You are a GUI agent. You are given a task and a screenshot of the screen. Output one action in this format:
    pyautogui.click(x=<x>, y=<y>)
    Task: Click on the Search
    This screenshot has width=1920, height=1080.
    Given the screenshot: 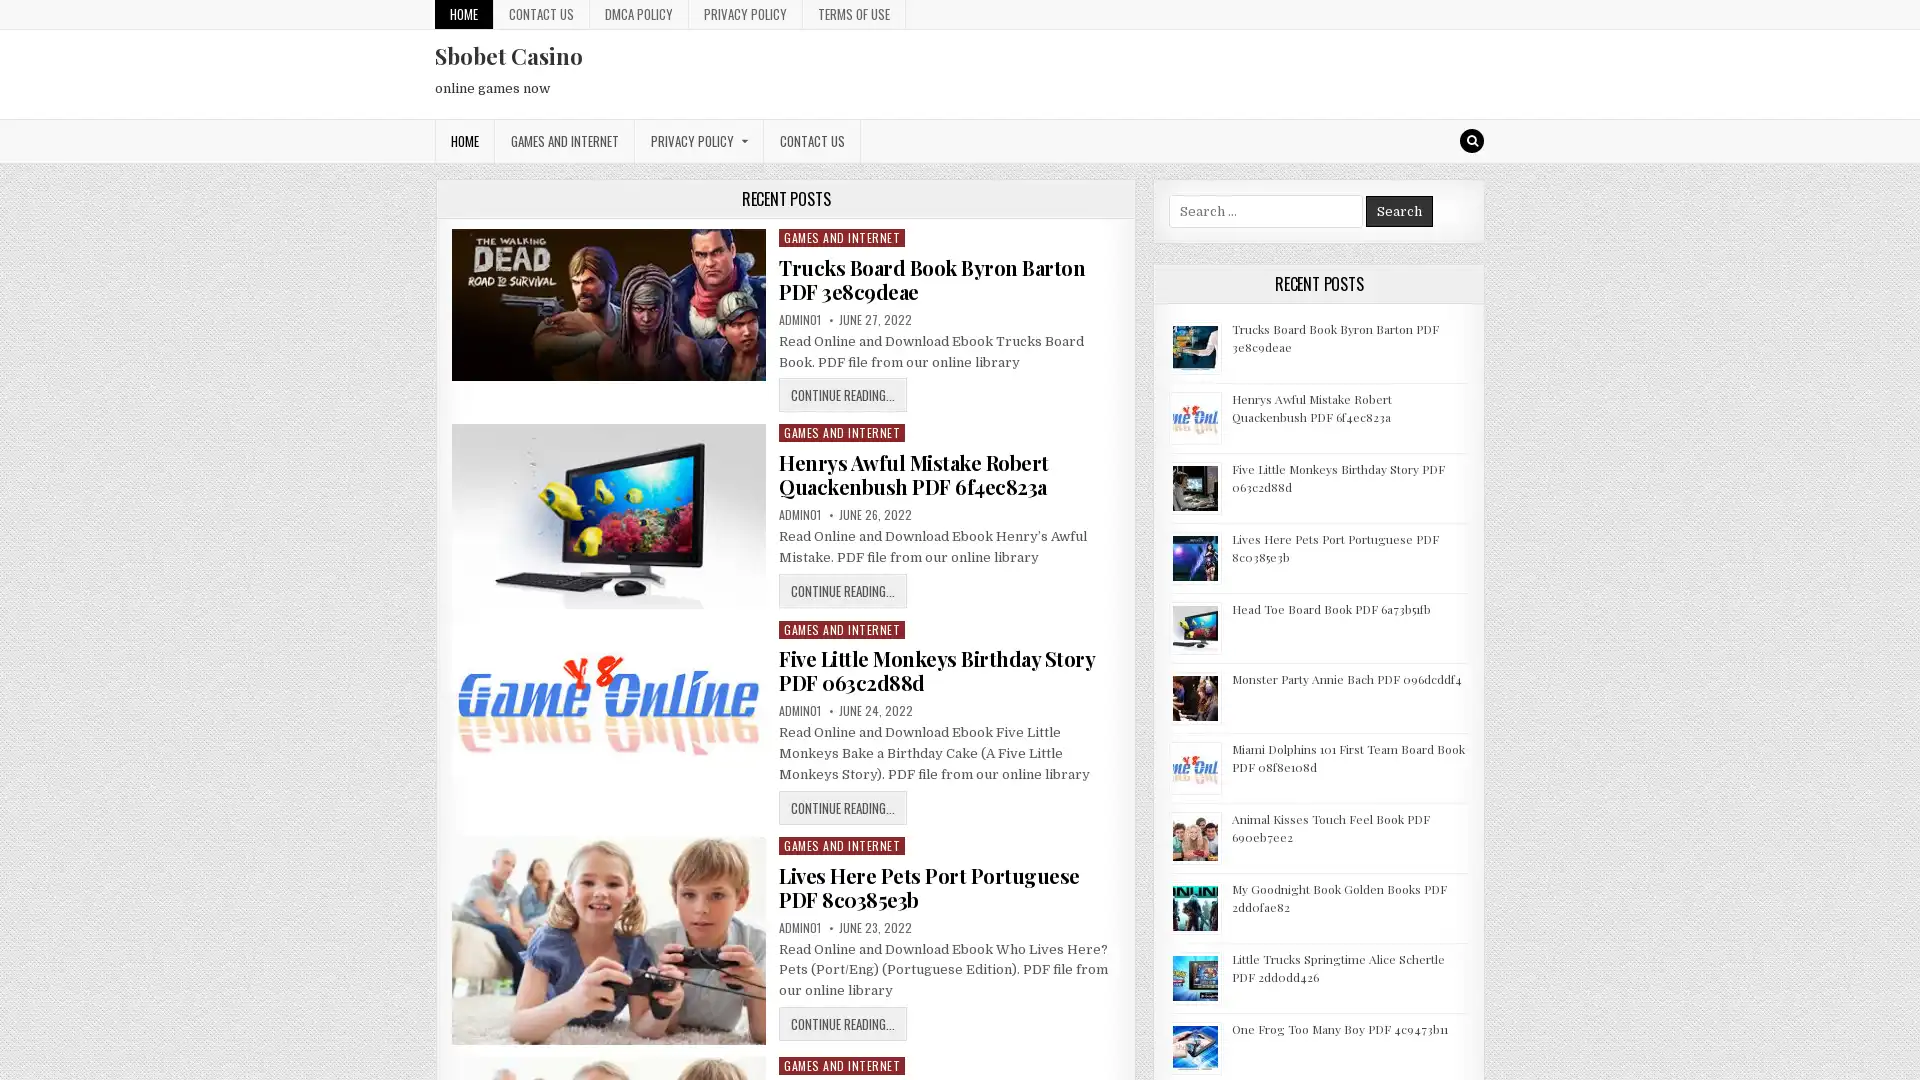 What is the action you would take?
    pyautogui.click(x=1398, y=211)
    